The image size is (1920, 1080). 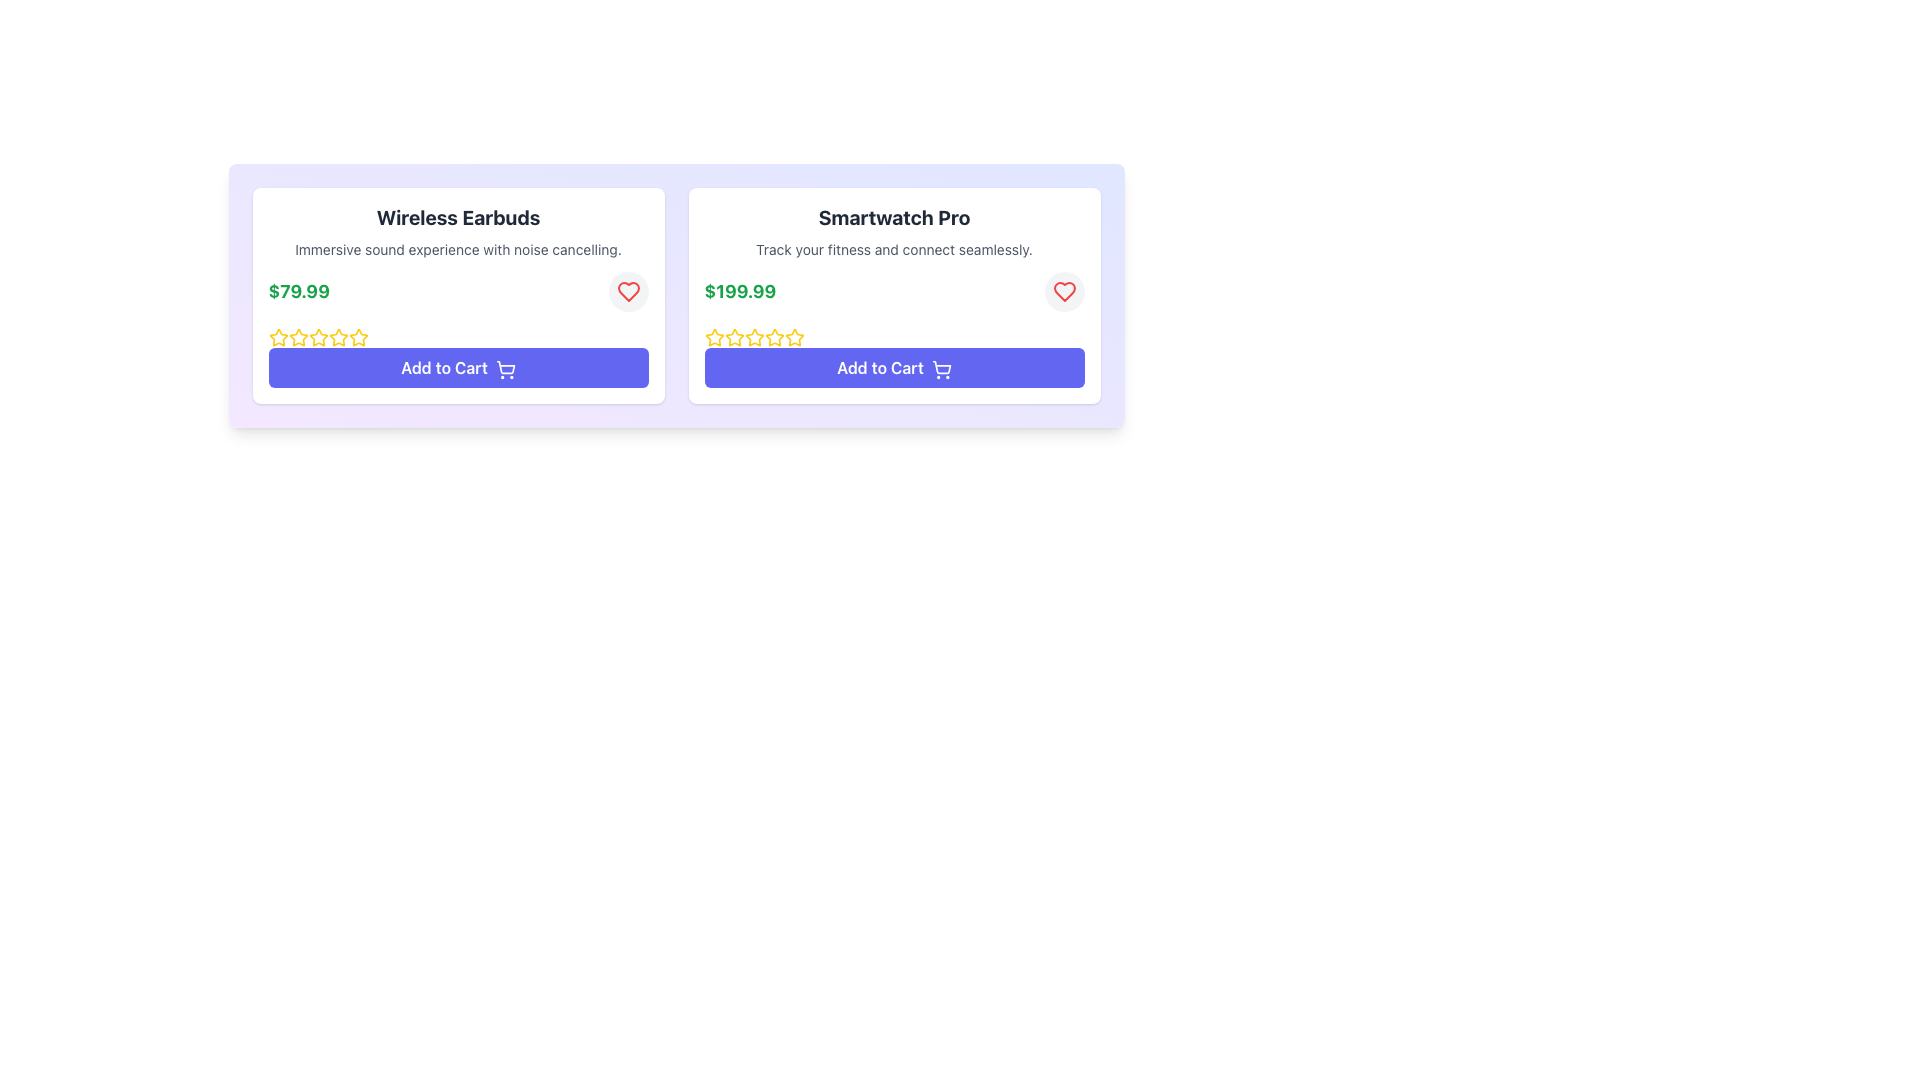 What do you see at coordinates (298, 292) in the screenshot?
I see `price information displayed in the bold, large green text label showing '$79.99' located under the main heading 'Wireless Earbuds' on the left card of a two-card layout` at bounding box center [298, 292].